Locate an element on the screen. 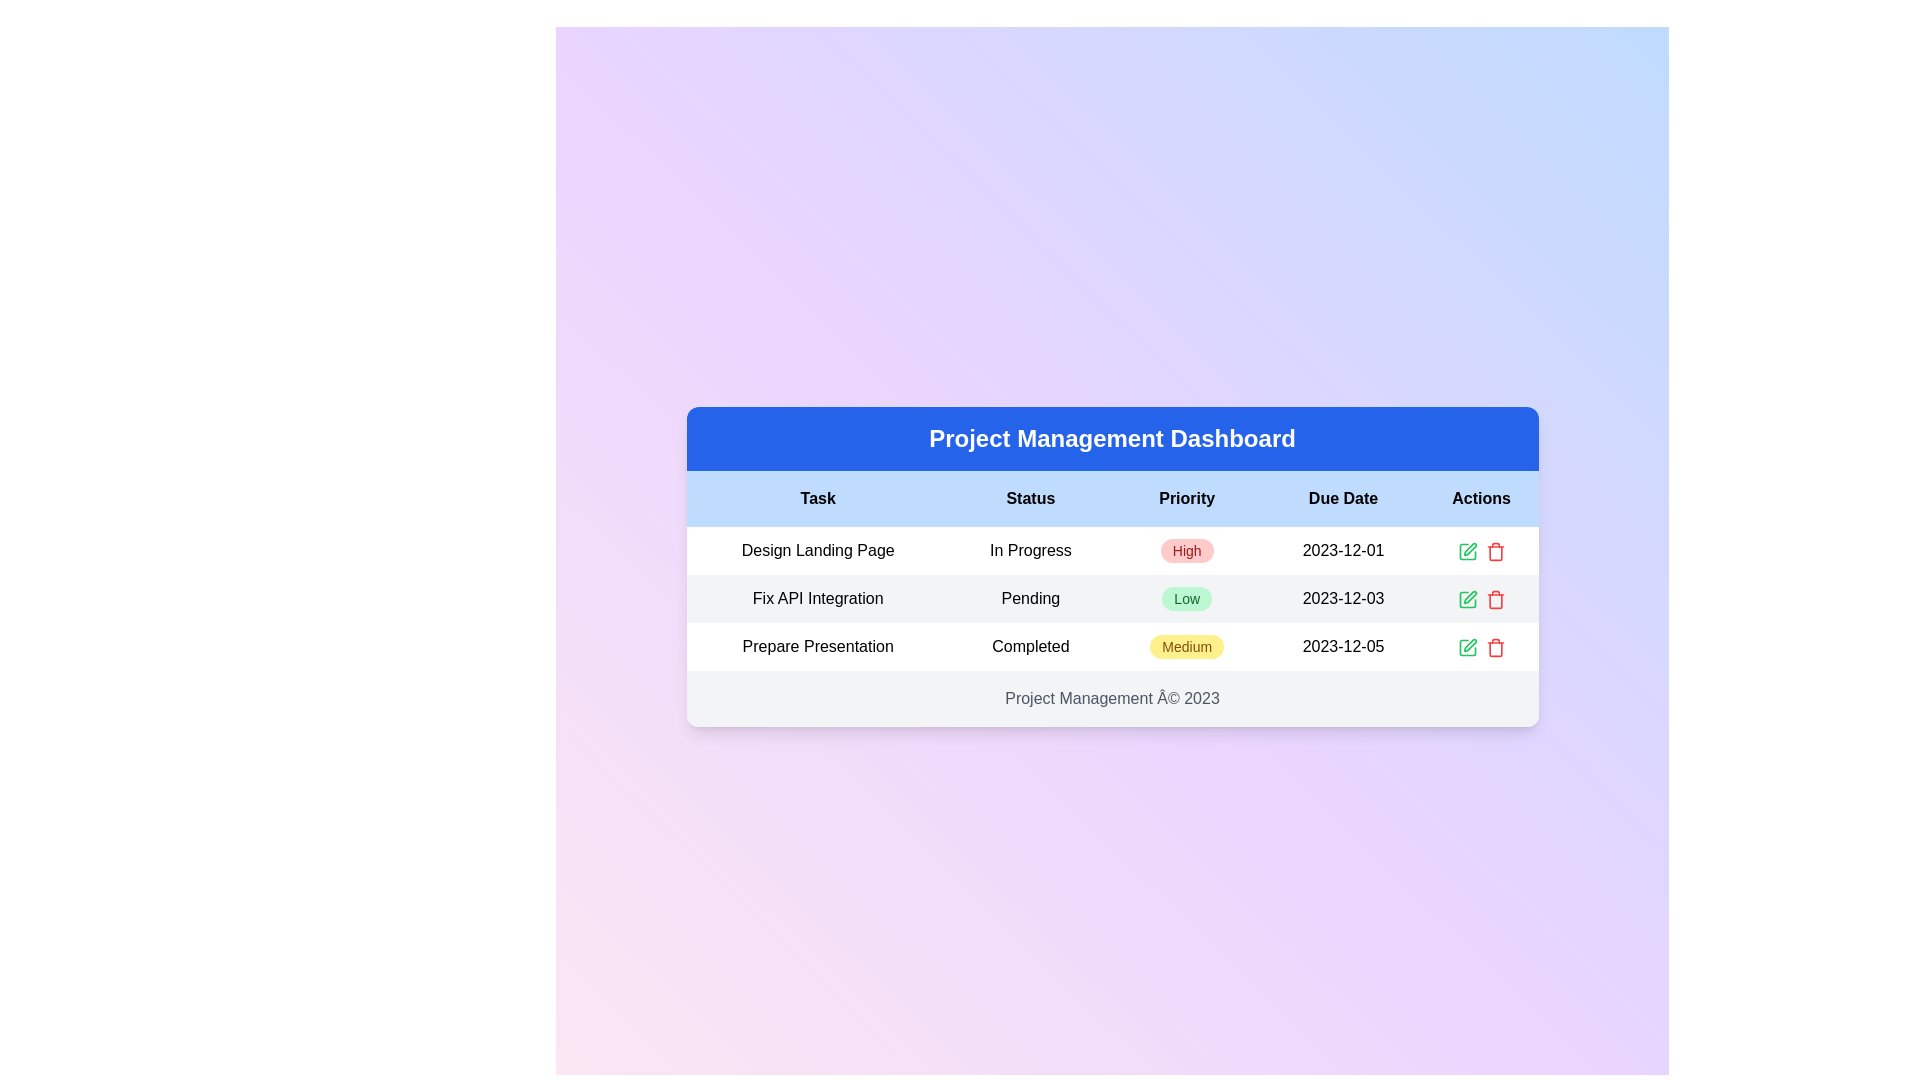 The image size is (1920, 1080). the priority level label located in the 'Priority' column of the 'Fix API Integration' row in the 'Project Management Dashboard' table is located at coordinates (1187, 597).